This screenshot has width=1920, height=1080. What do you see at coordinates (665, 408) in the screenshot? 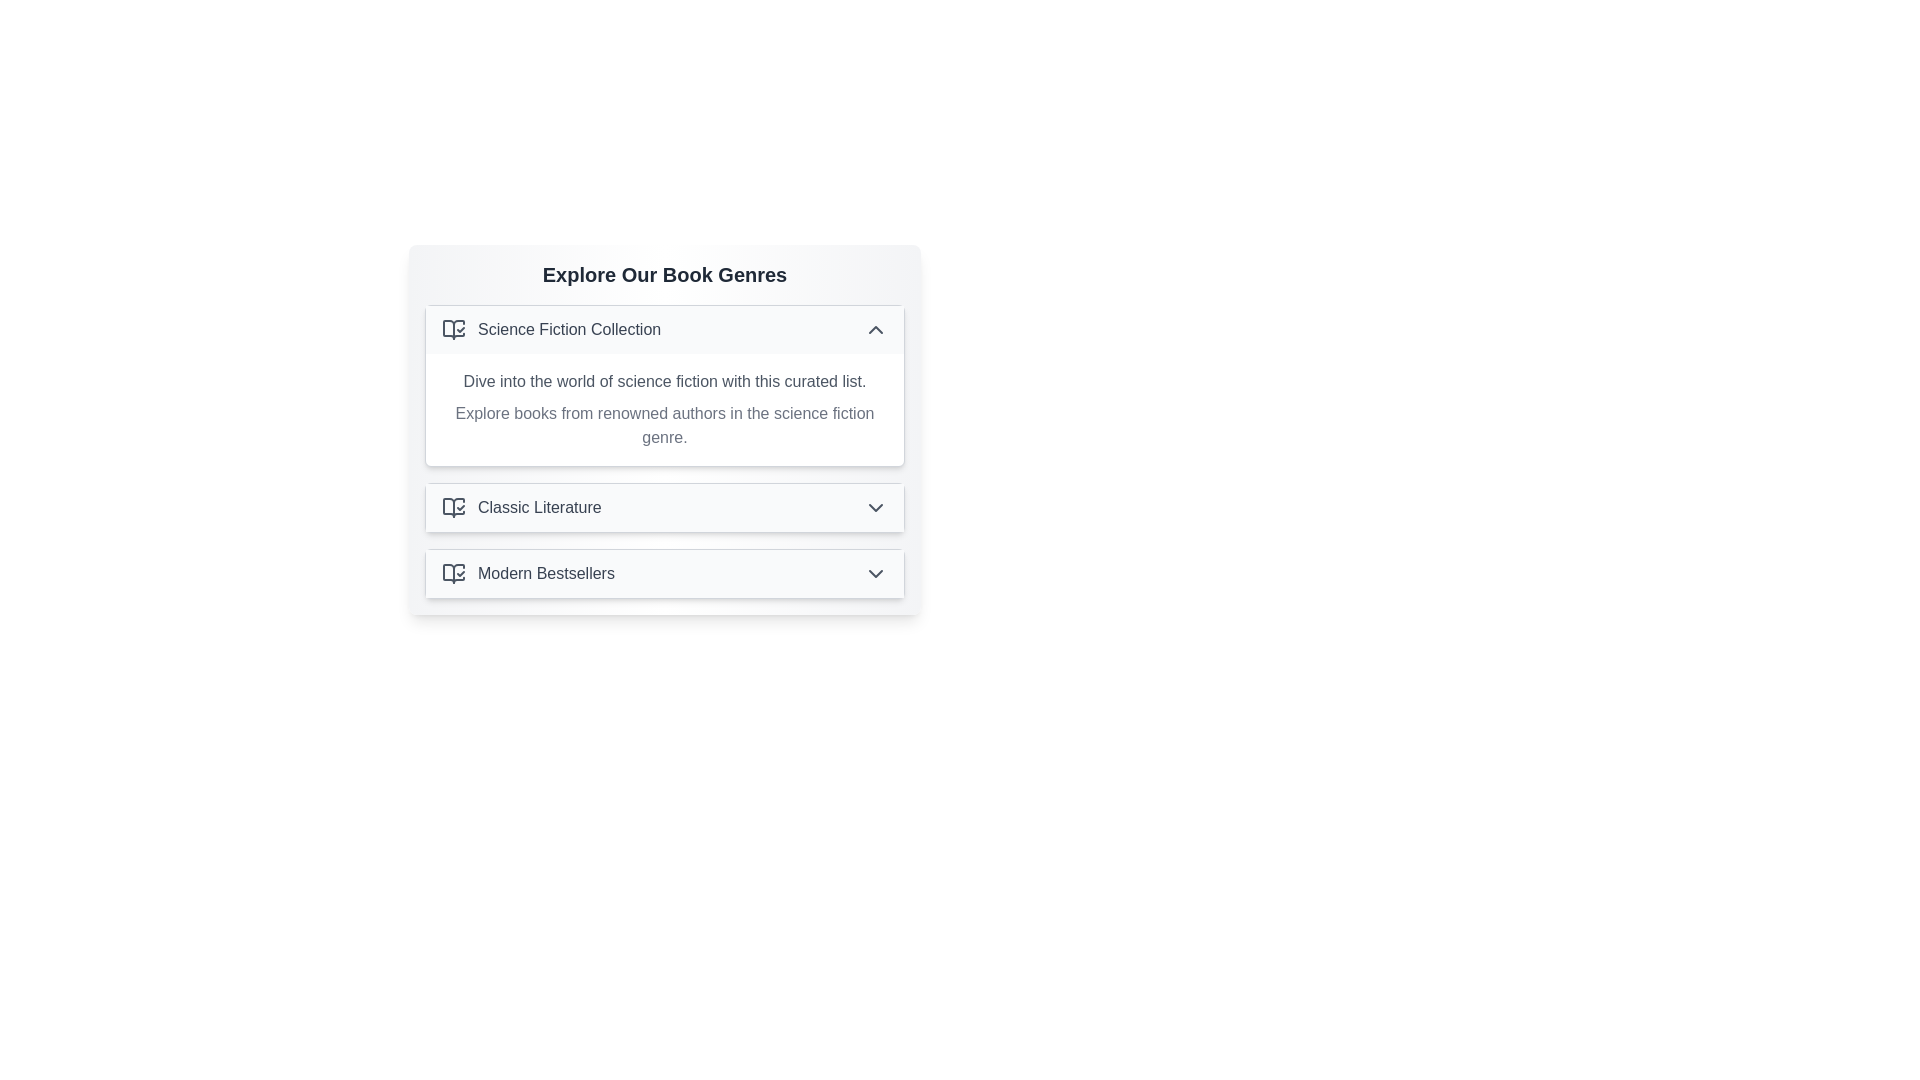
I see `the Text Block containing two lines of text about science fiction books, styled in gray colors, to emphasize it` at bounding box center [665, 408].